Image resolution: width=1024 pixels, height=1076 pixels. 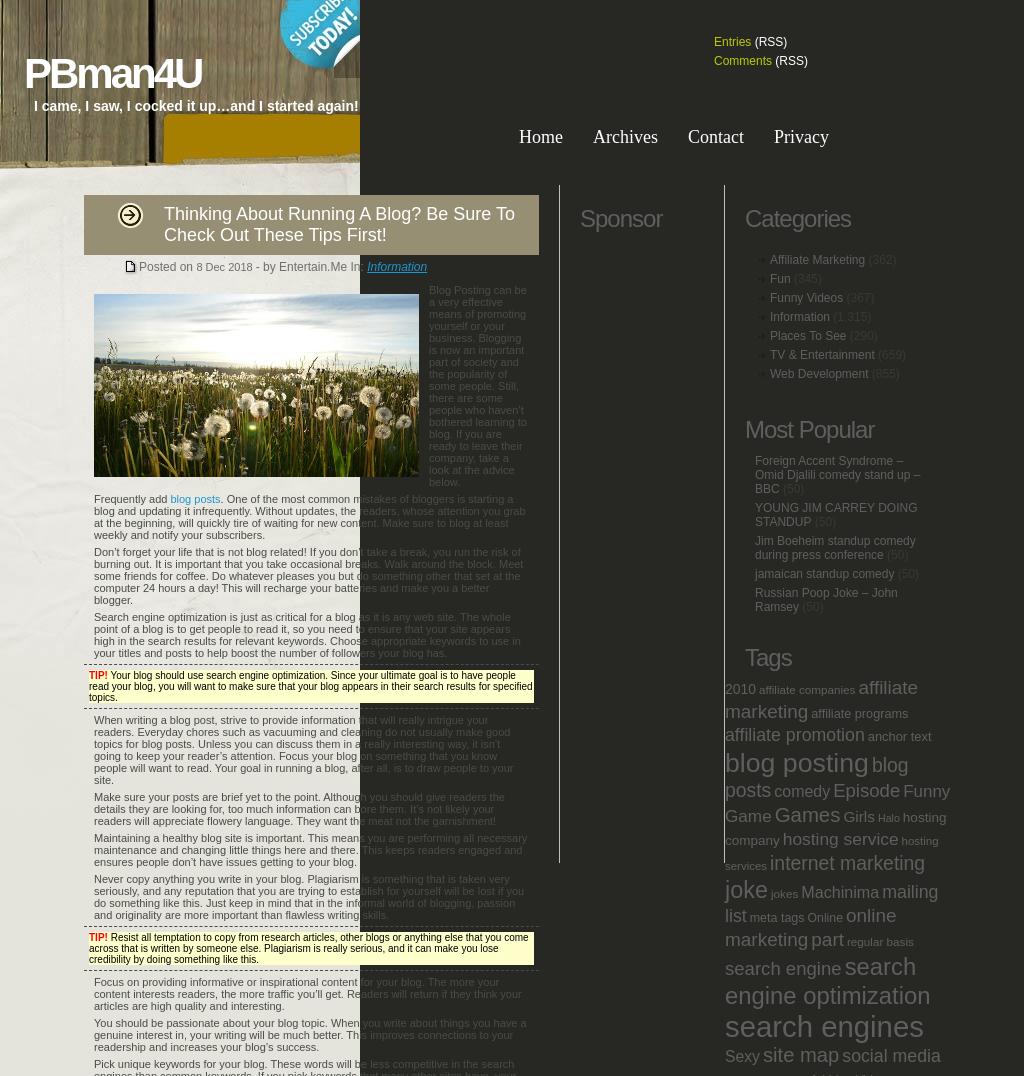 What do you see at coordinates (742, 61) in the screenshot?
I see `'Comments'` at bounding box center [742, 61].